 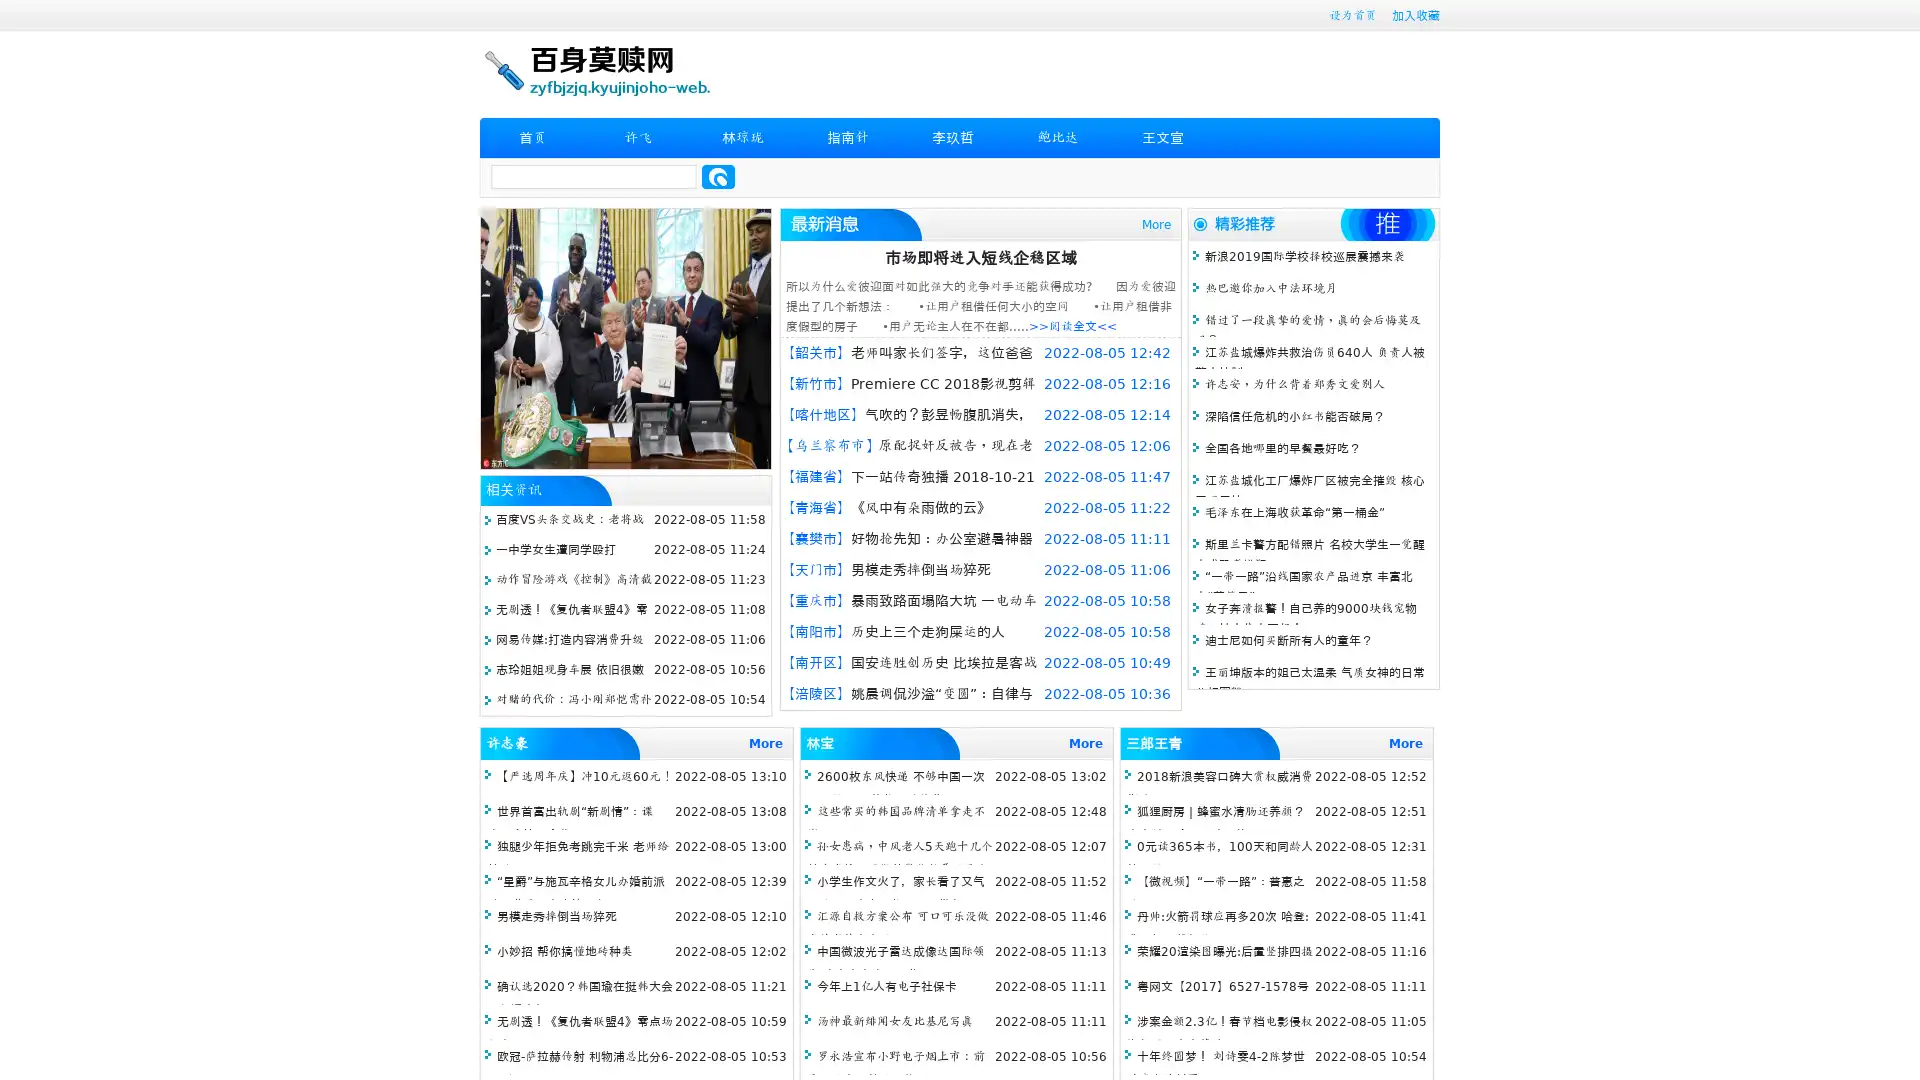 What do you see at coordinates (718, 176) in the screenshot?
I see `Search` at bounding box center [718, 176].